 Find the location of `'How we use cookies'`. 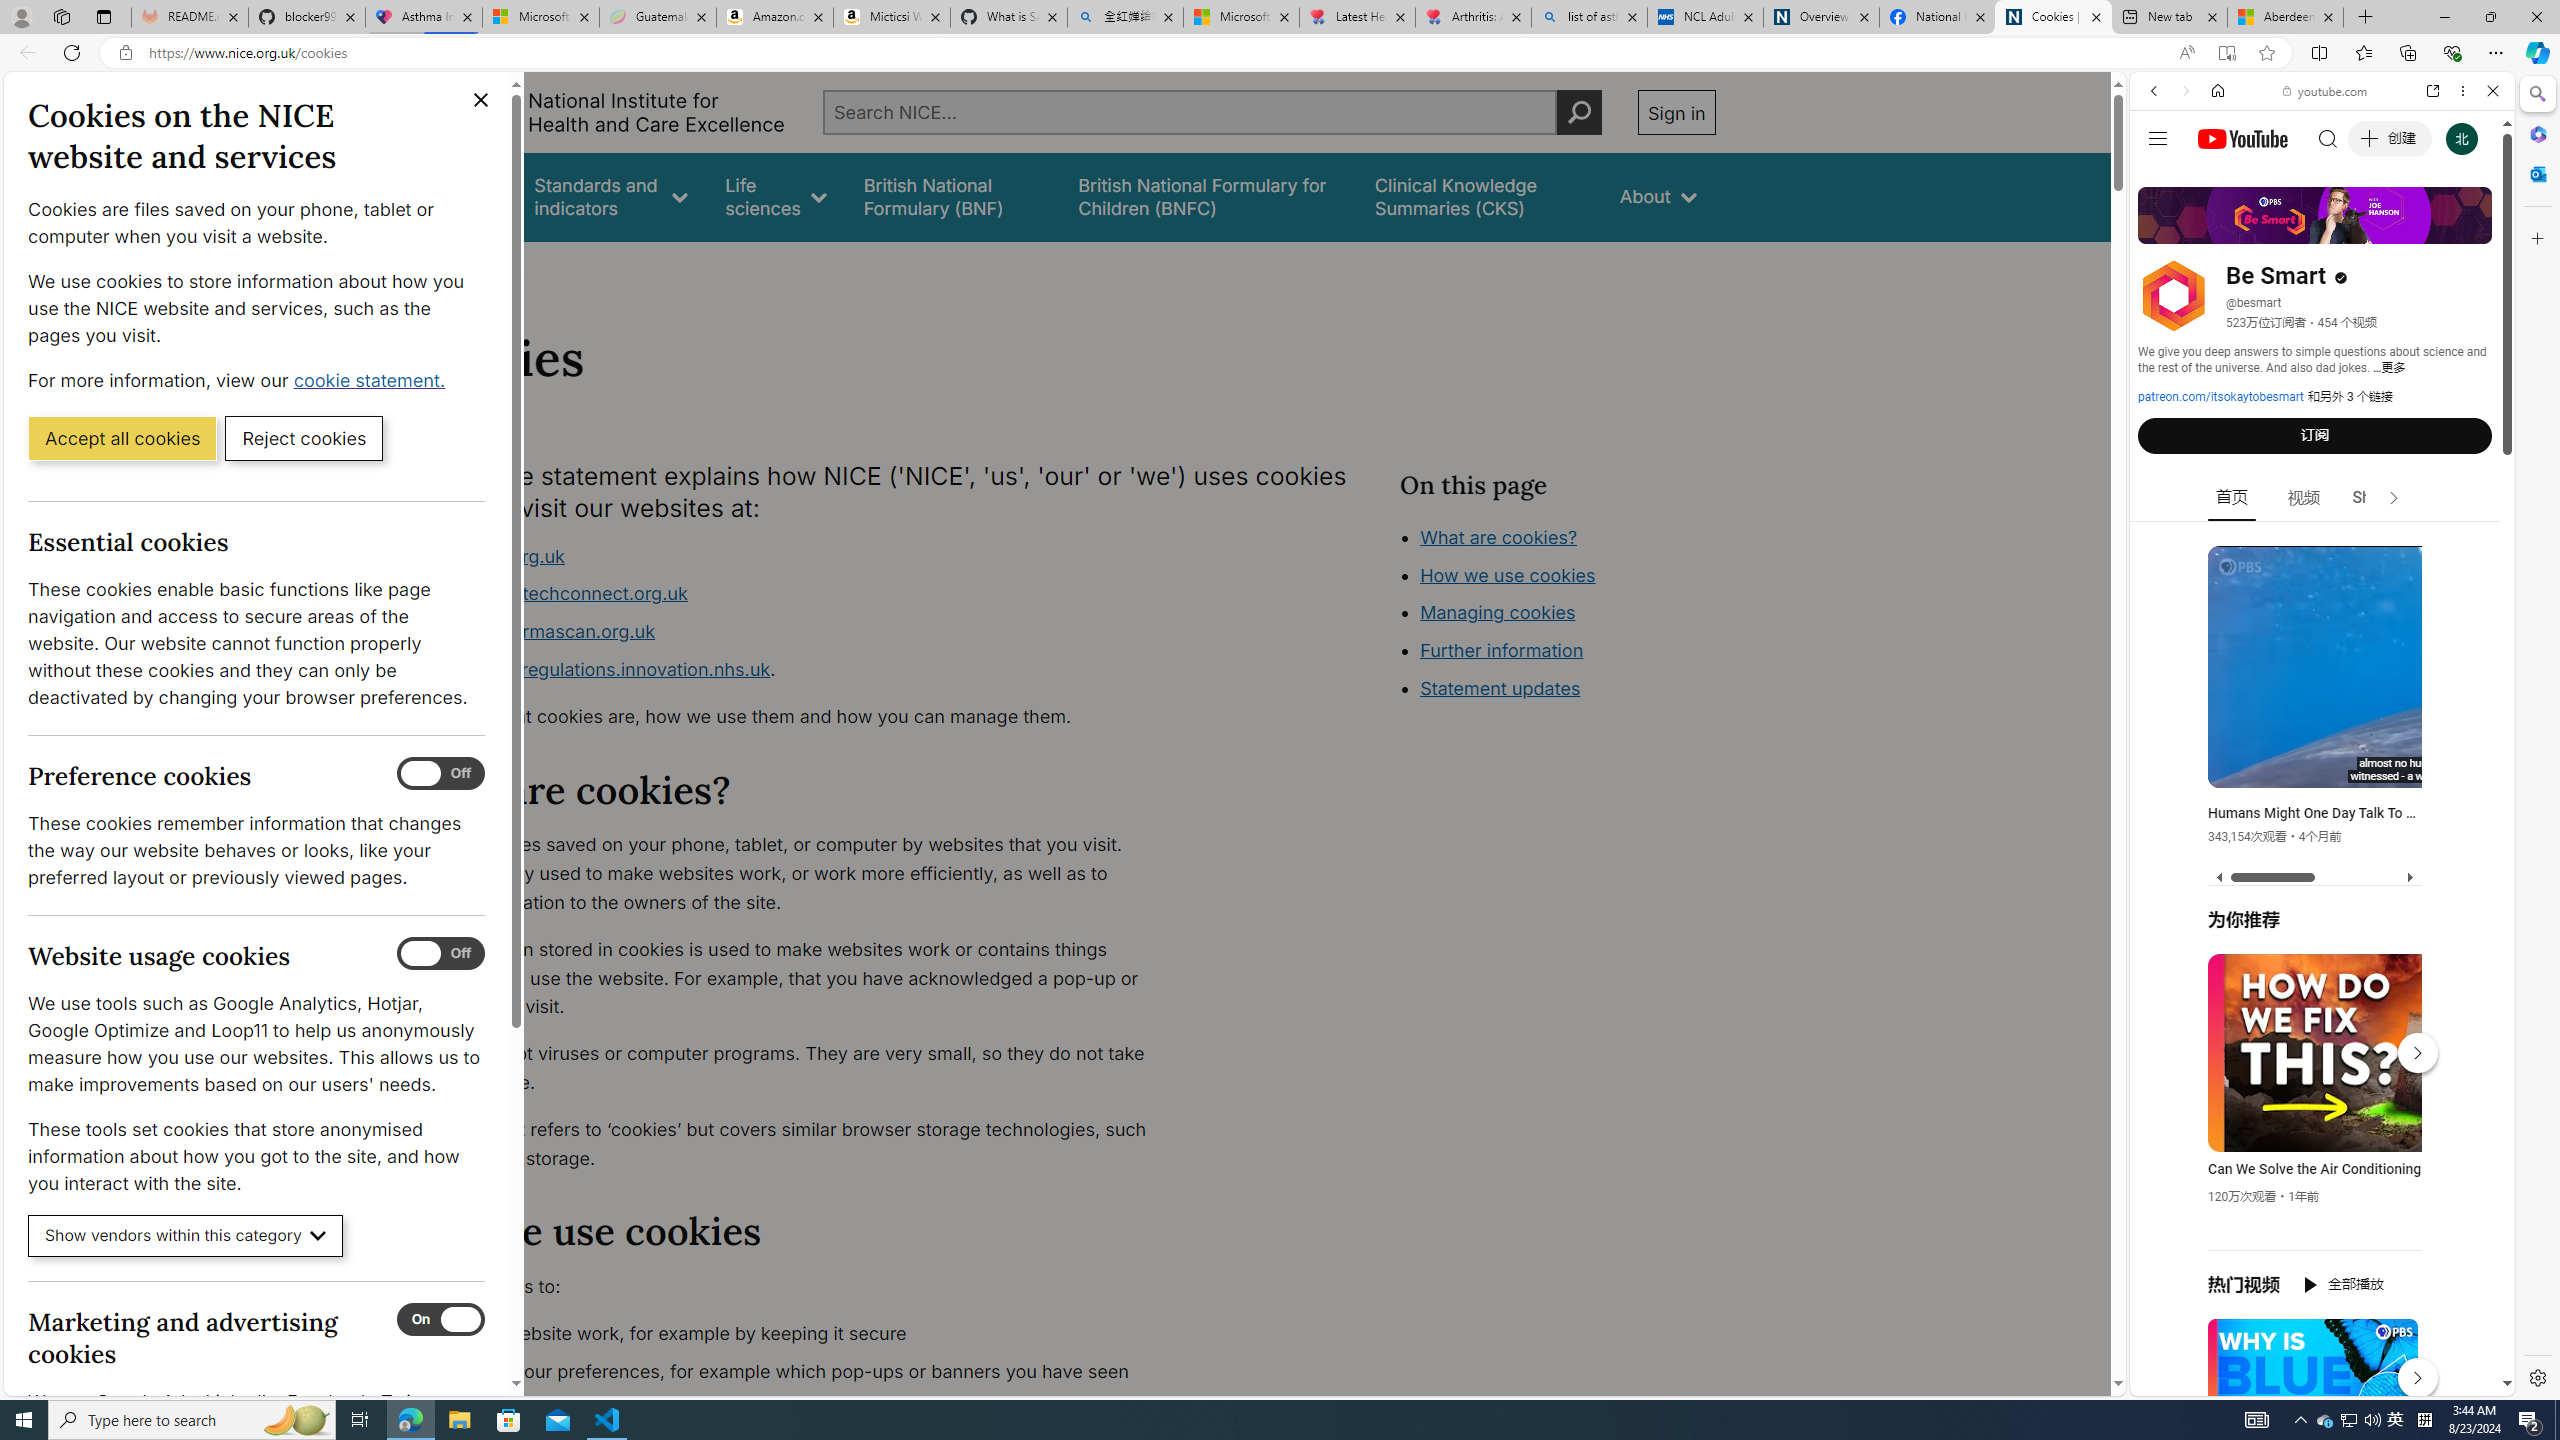

'How we use cookies' is located at coordinates (1507, 574).